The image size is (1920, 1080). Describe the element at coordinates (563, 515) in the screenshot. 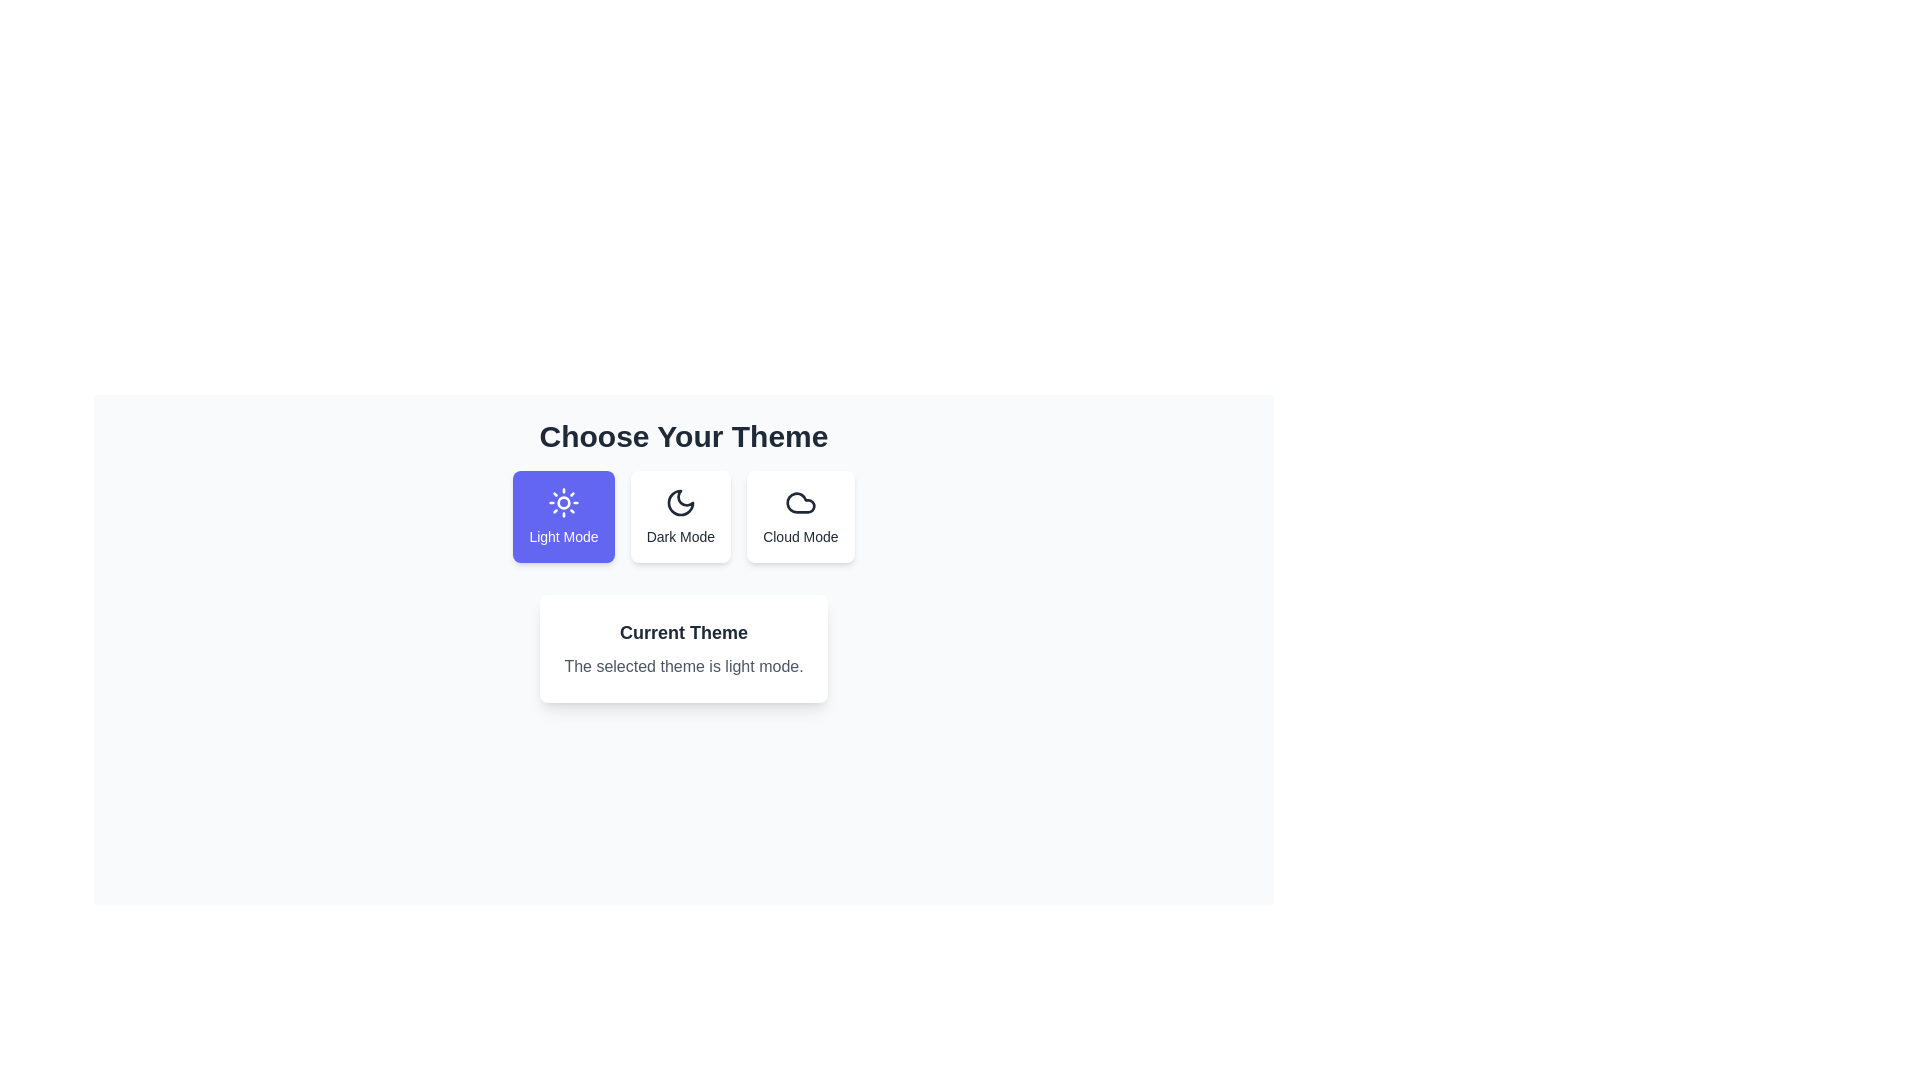

I see `the theme by clicking on the respective button for Light Mode` at that location.